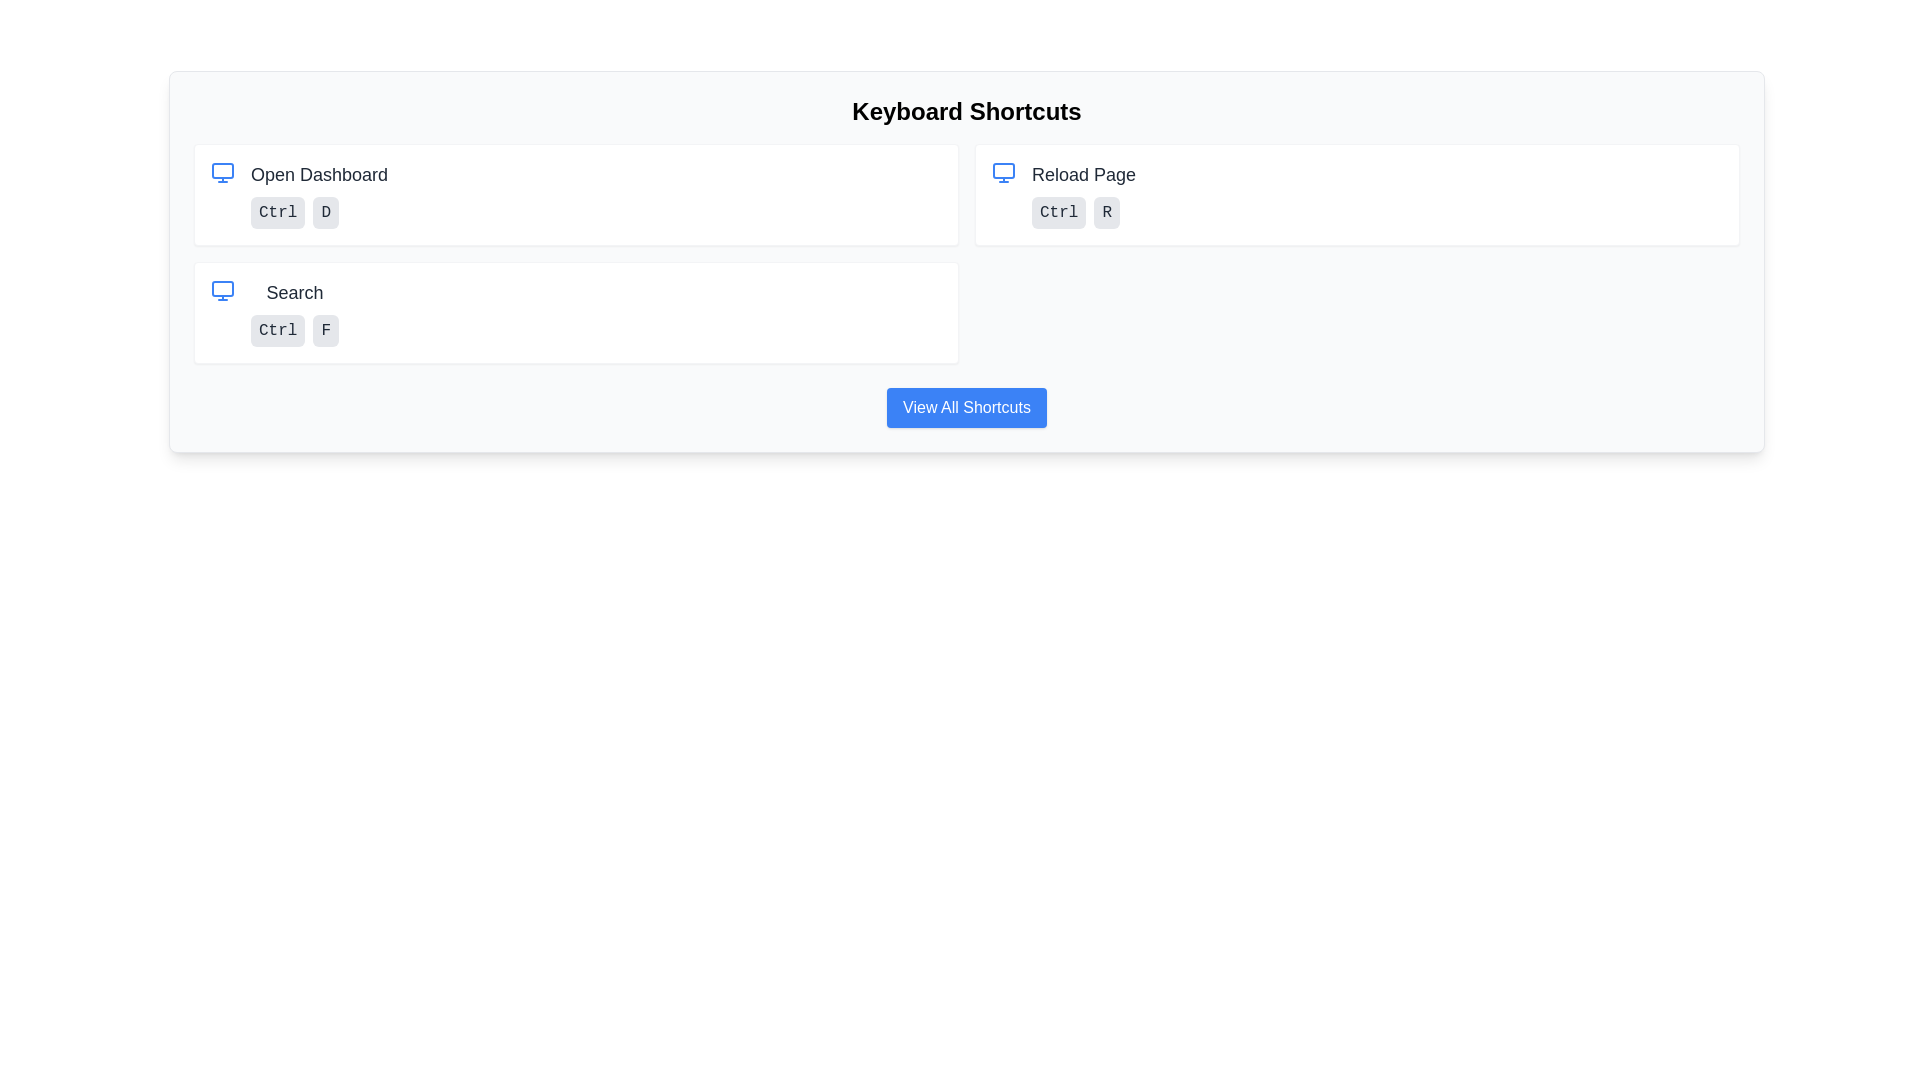 This screenshot has height=1080, width=1920. What do you see at coordinates (1106, 212) in the screenshot?
I see `the 'R' key representation in the keyboard shortcuts panel, which is part of the 'Reload Page' shortcut` at bounding box center [1106, 212].